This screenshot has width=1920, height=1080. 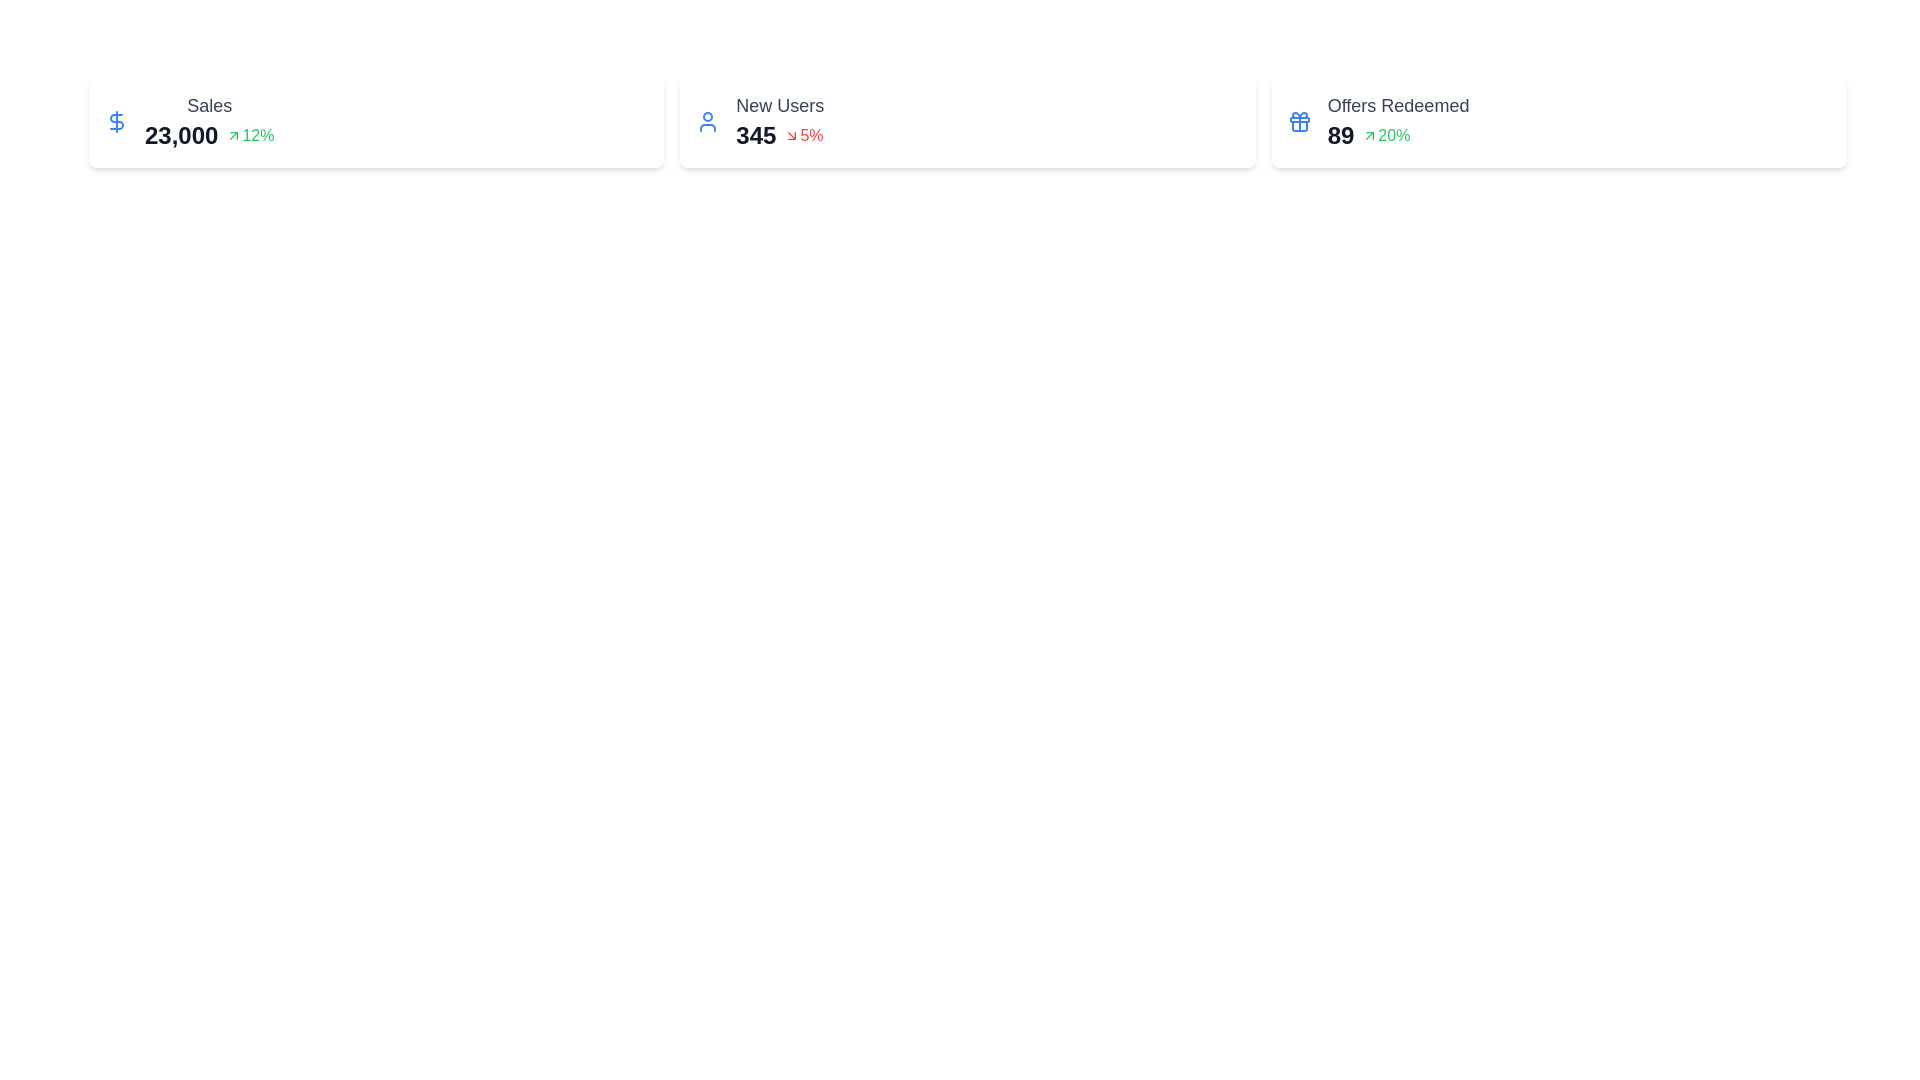 I want to click on the Textual Display element that shows the header 'New Users' with the number '345' and percentage '5%' in red, located in the middle panel, so click(x=779, y=122).